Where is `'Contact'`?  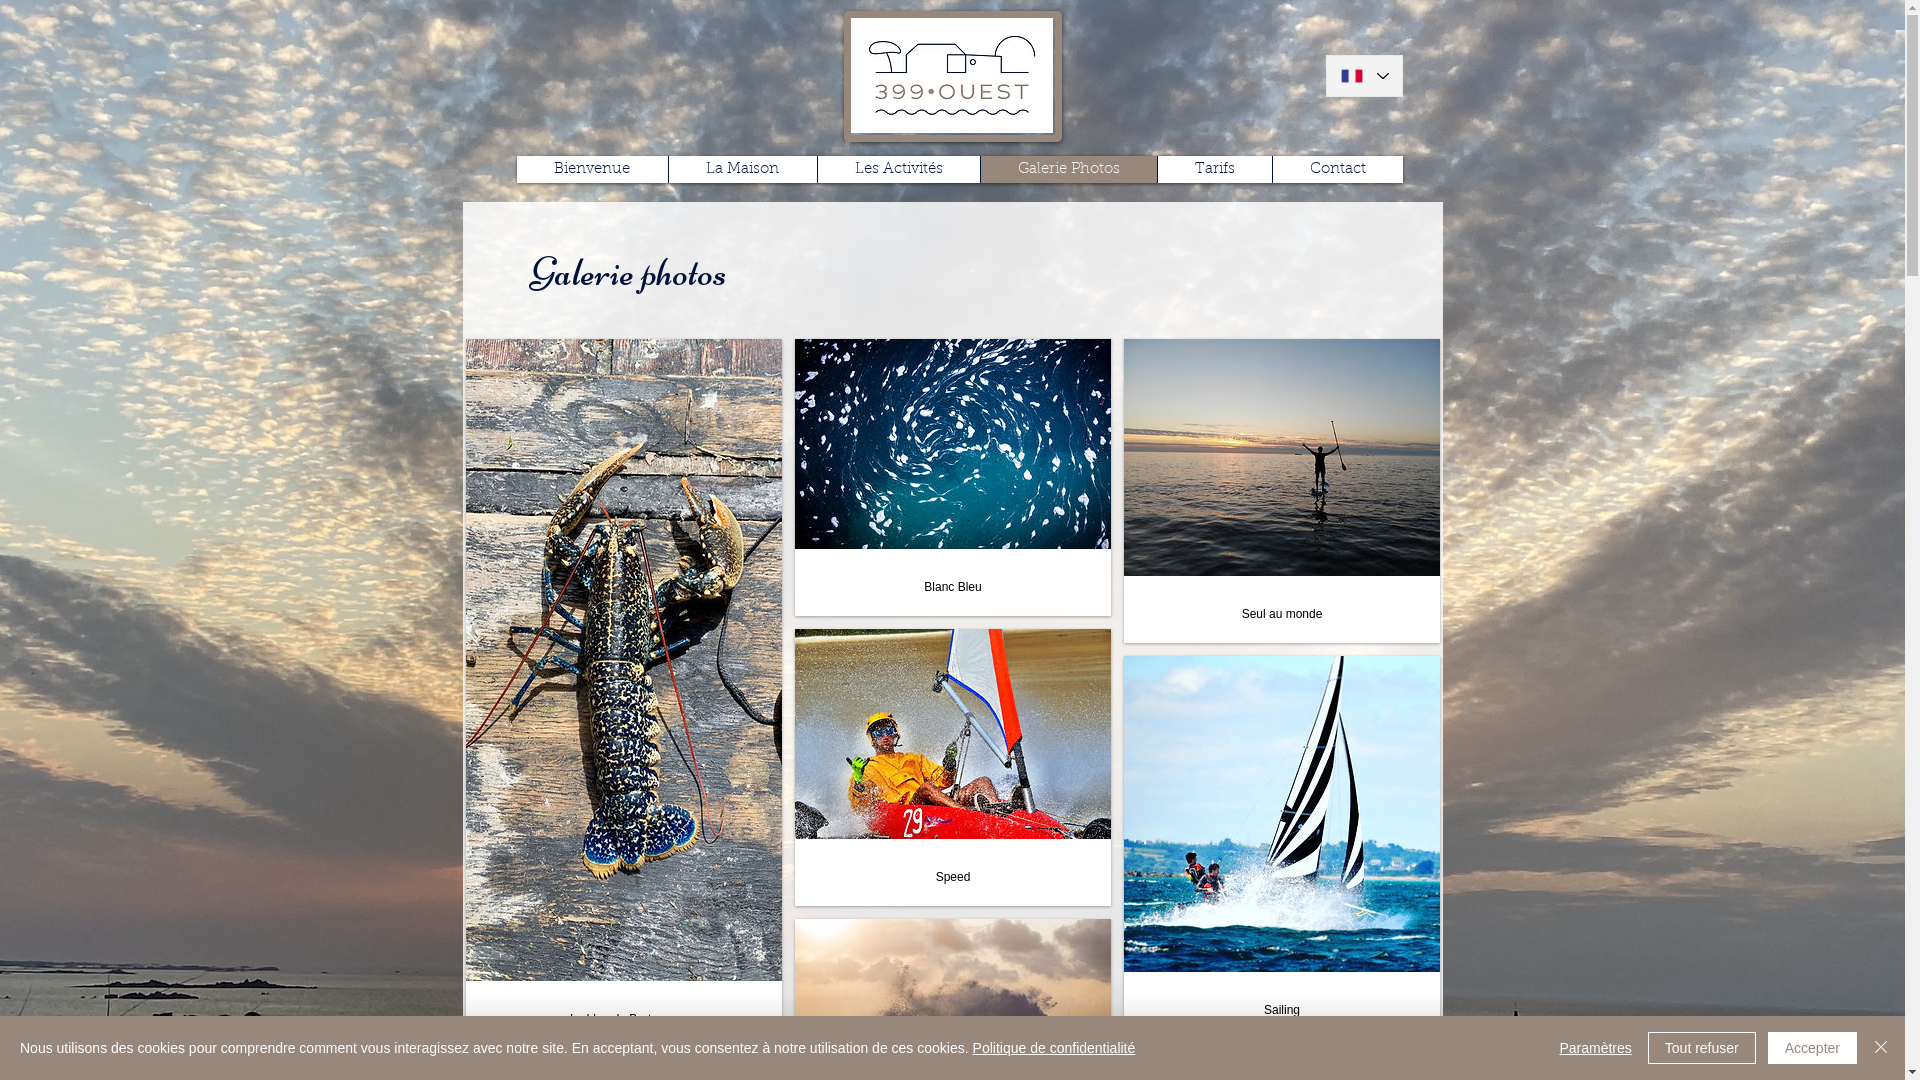 'Contact' is located at coordinates (1337, 168).